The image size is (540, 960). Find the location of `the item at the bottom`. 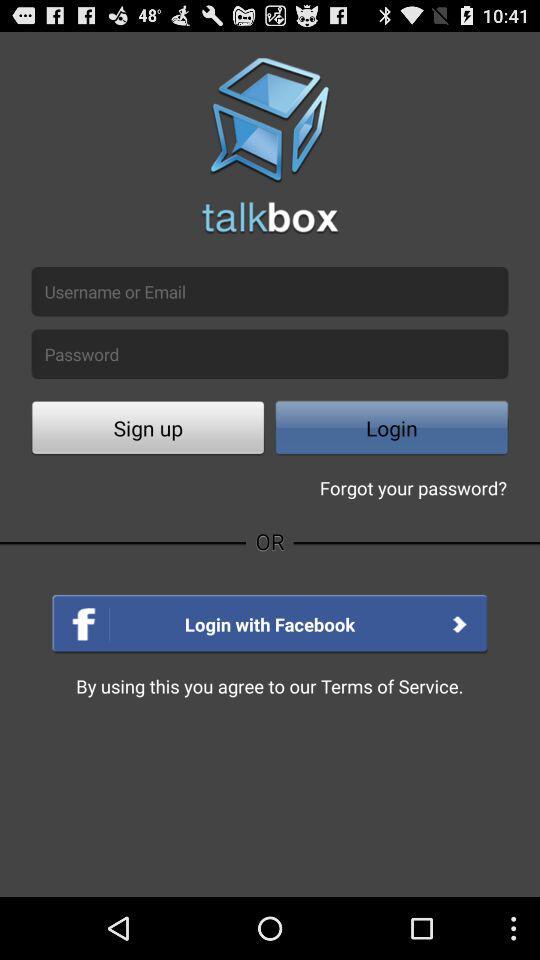

the item at the bottom is located at coordinates (269, 686).